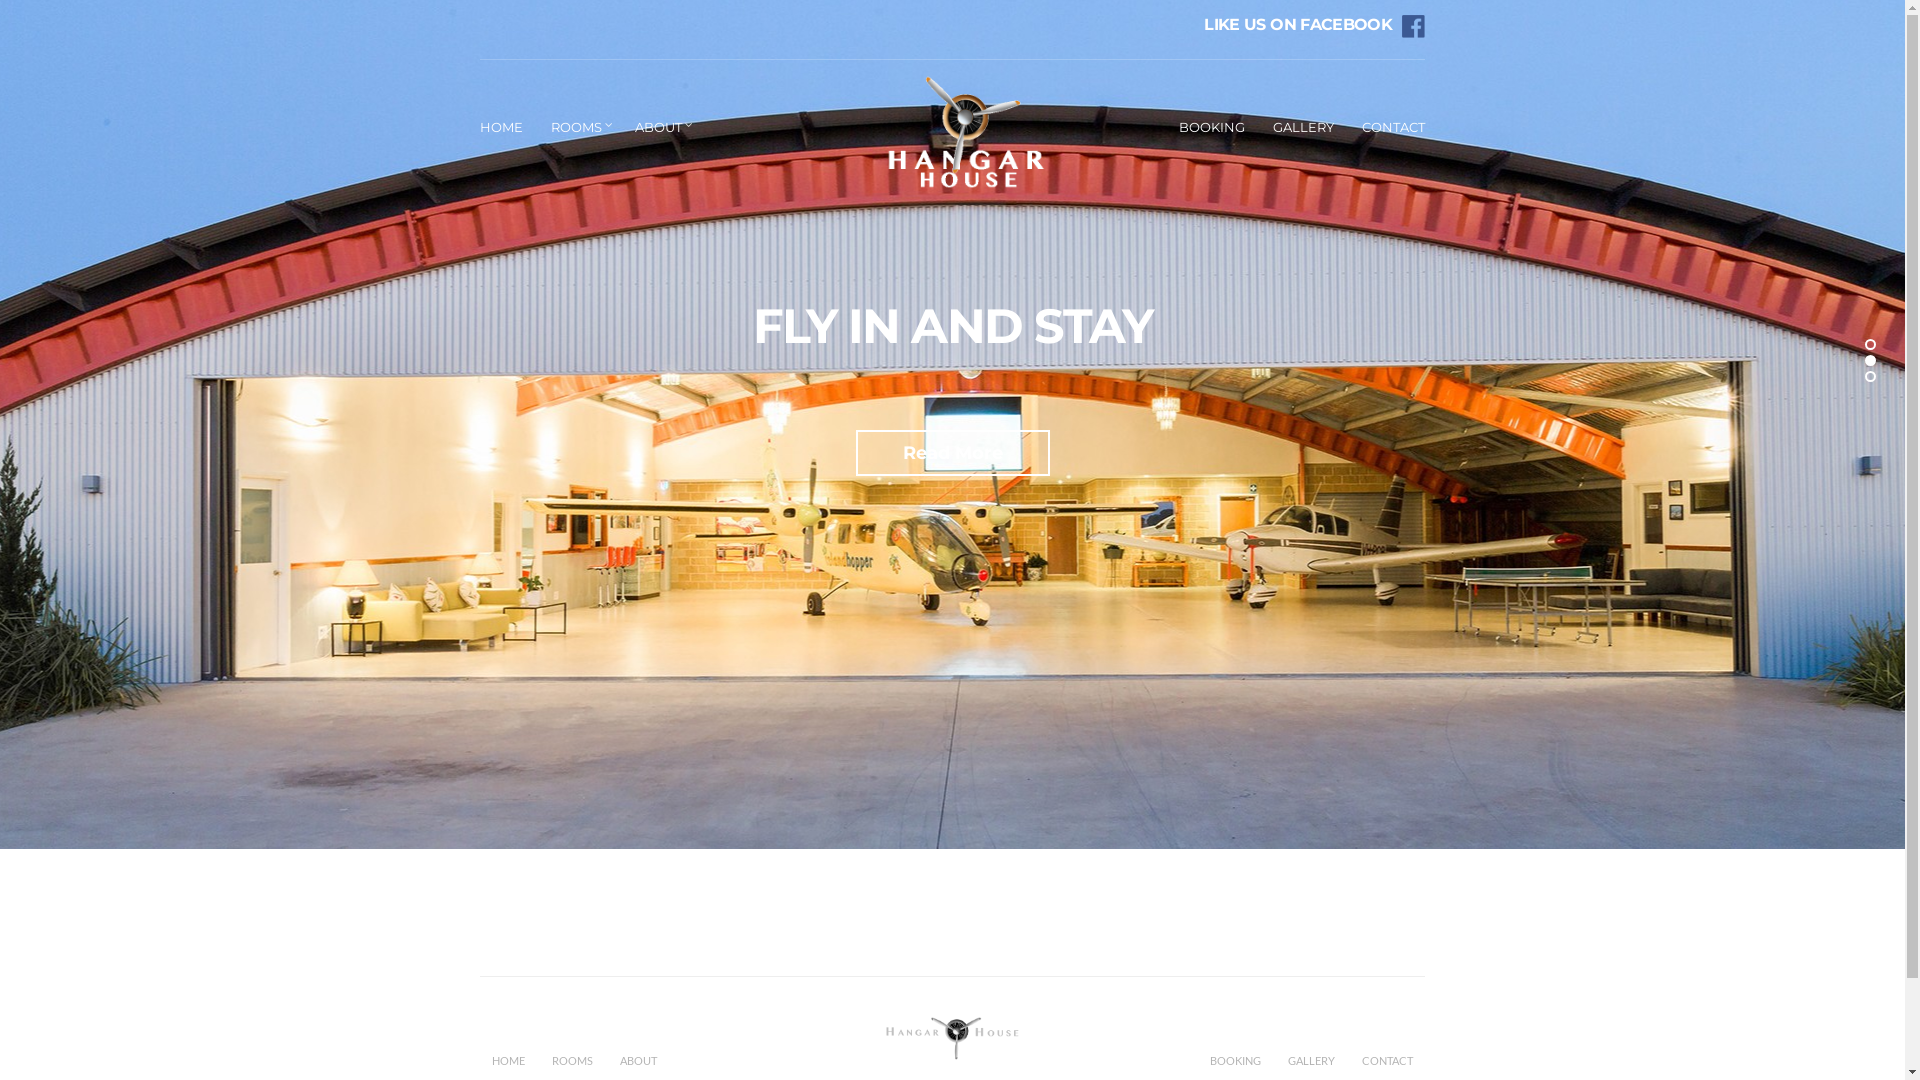 This screenshot has height=1080, width=1920. I want to click on 'ROOMS', so click(571, 1062).